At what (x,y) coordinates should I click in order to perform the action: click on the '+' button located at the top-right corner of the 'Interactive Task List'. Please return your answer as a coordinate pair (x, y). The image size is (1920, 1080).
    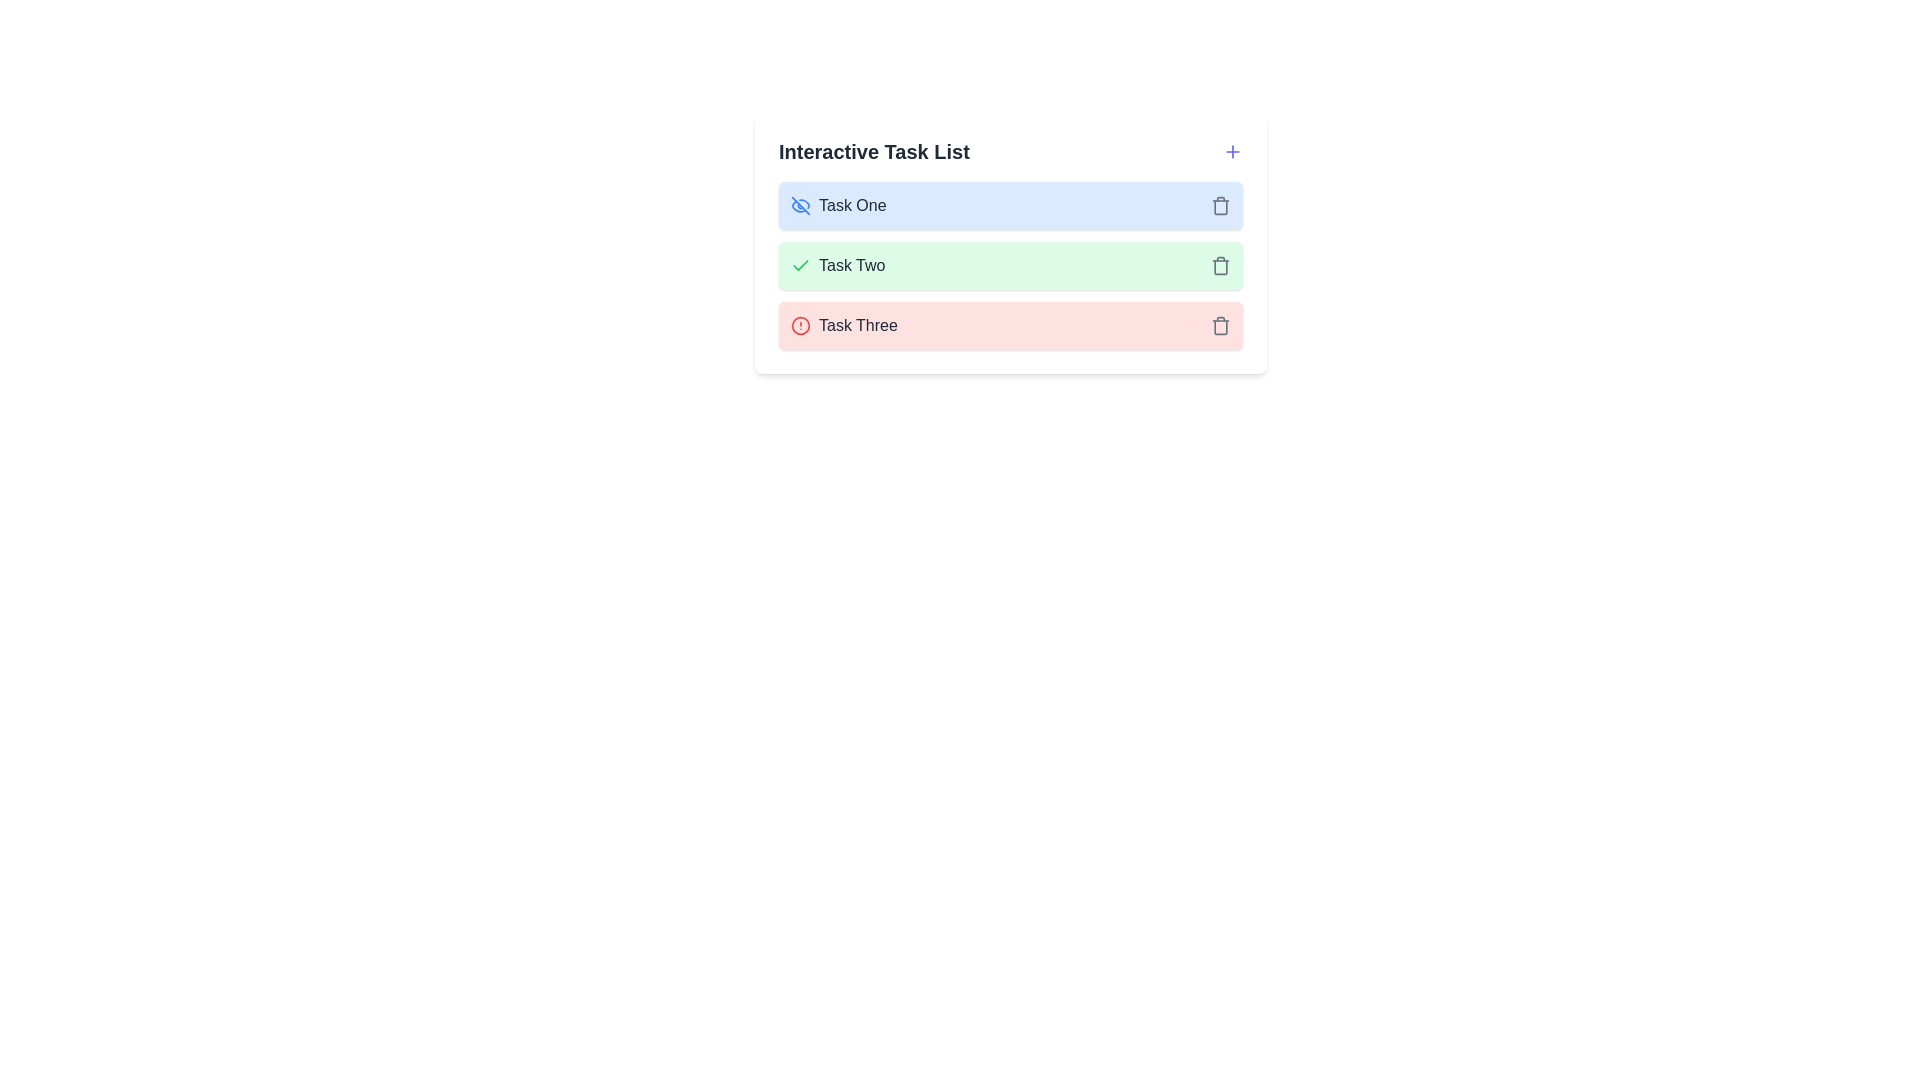
    Looking at the image, I should click on (1232, 150).